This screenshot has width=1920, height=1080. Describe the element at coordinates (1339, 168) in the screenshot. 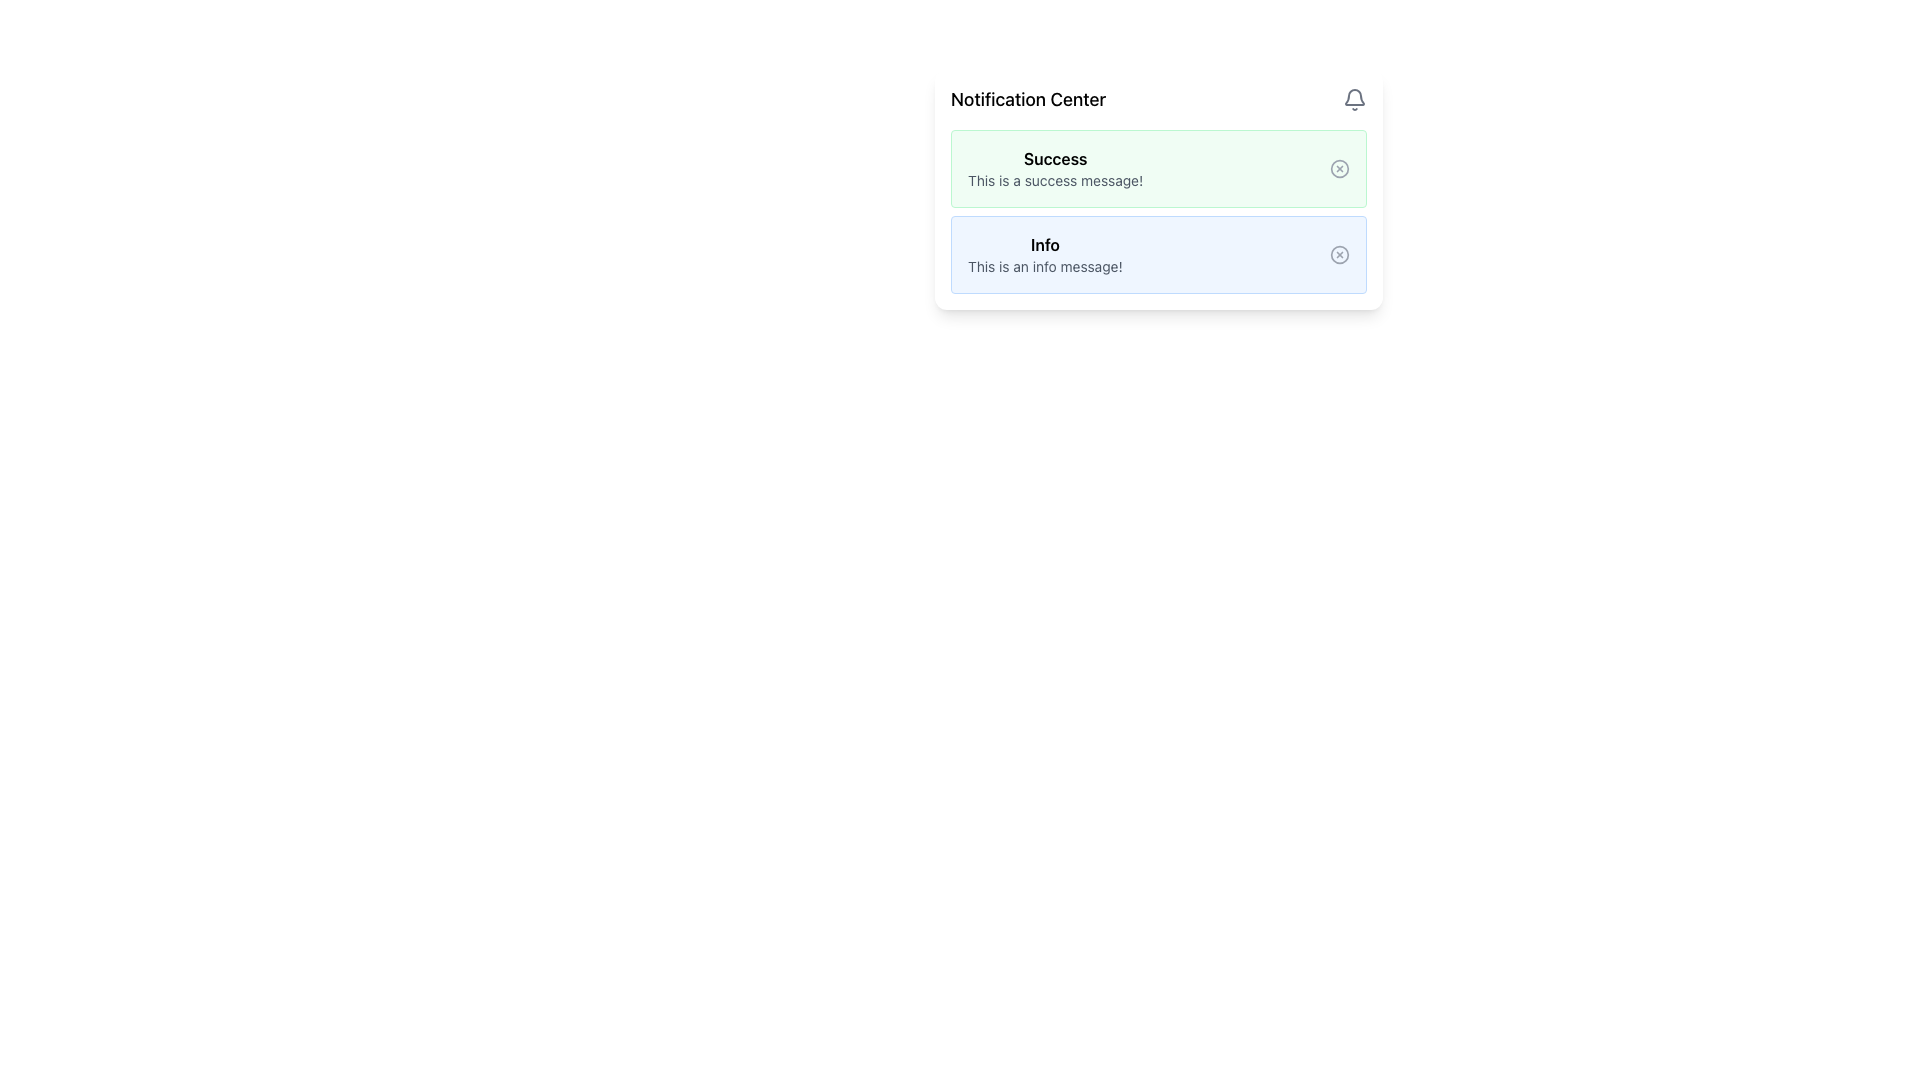

I see `the close button located in the upper right corner of the green 'Success' notification box` at that location.